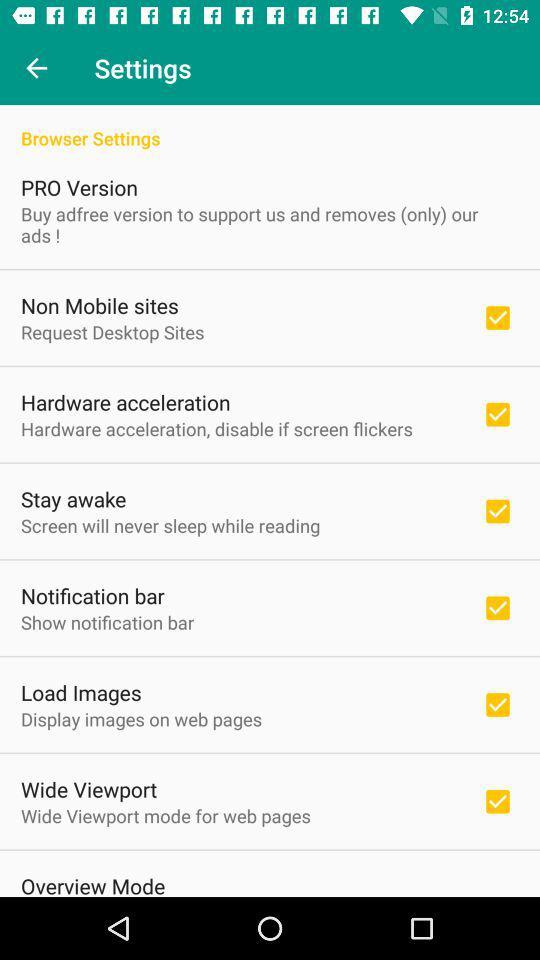 Image resolution: width=540 pixels, height=960 pixels. I want to click on overview mode, so click(92, 883).